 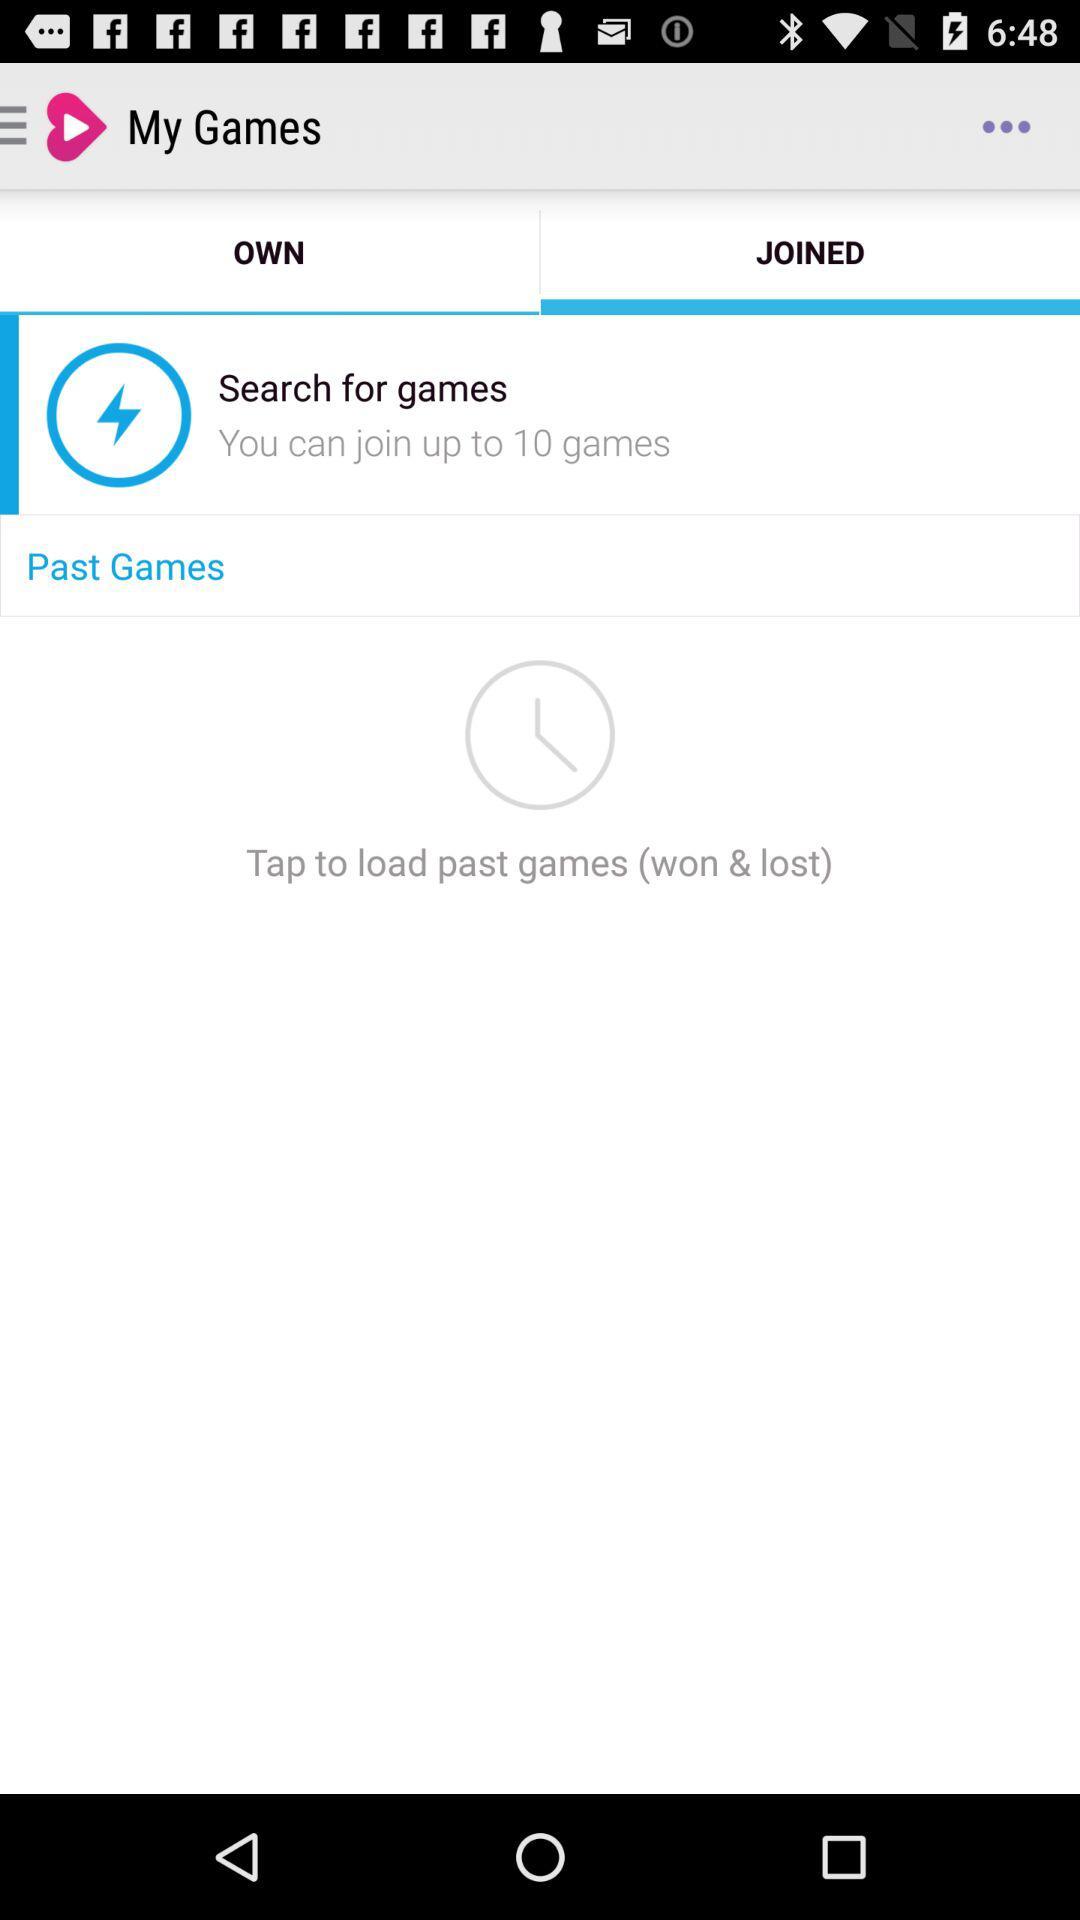 What do you see at coordinates (1006, 124) in the screenshot?
I see `the item next to the my games icon` at bounding box center [1006, 124].